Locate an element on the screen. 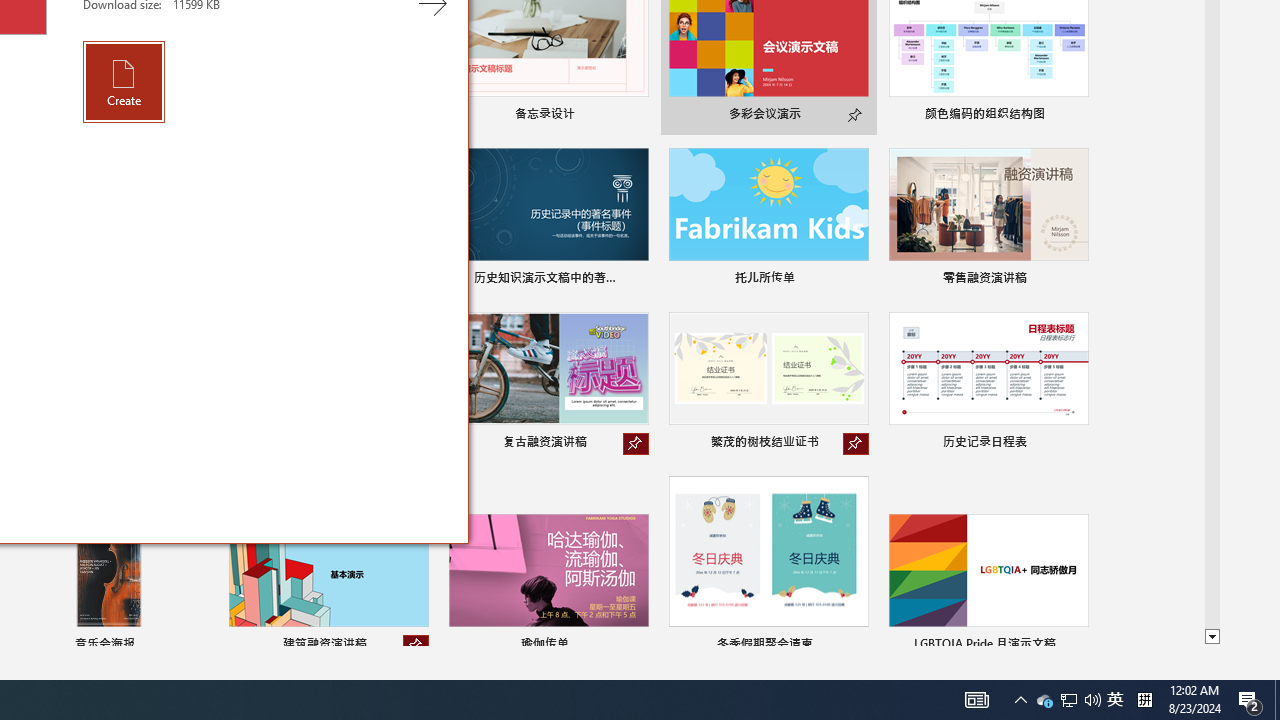  'Action Center, 2 new notifications' is located at coordinates (1250, 698).